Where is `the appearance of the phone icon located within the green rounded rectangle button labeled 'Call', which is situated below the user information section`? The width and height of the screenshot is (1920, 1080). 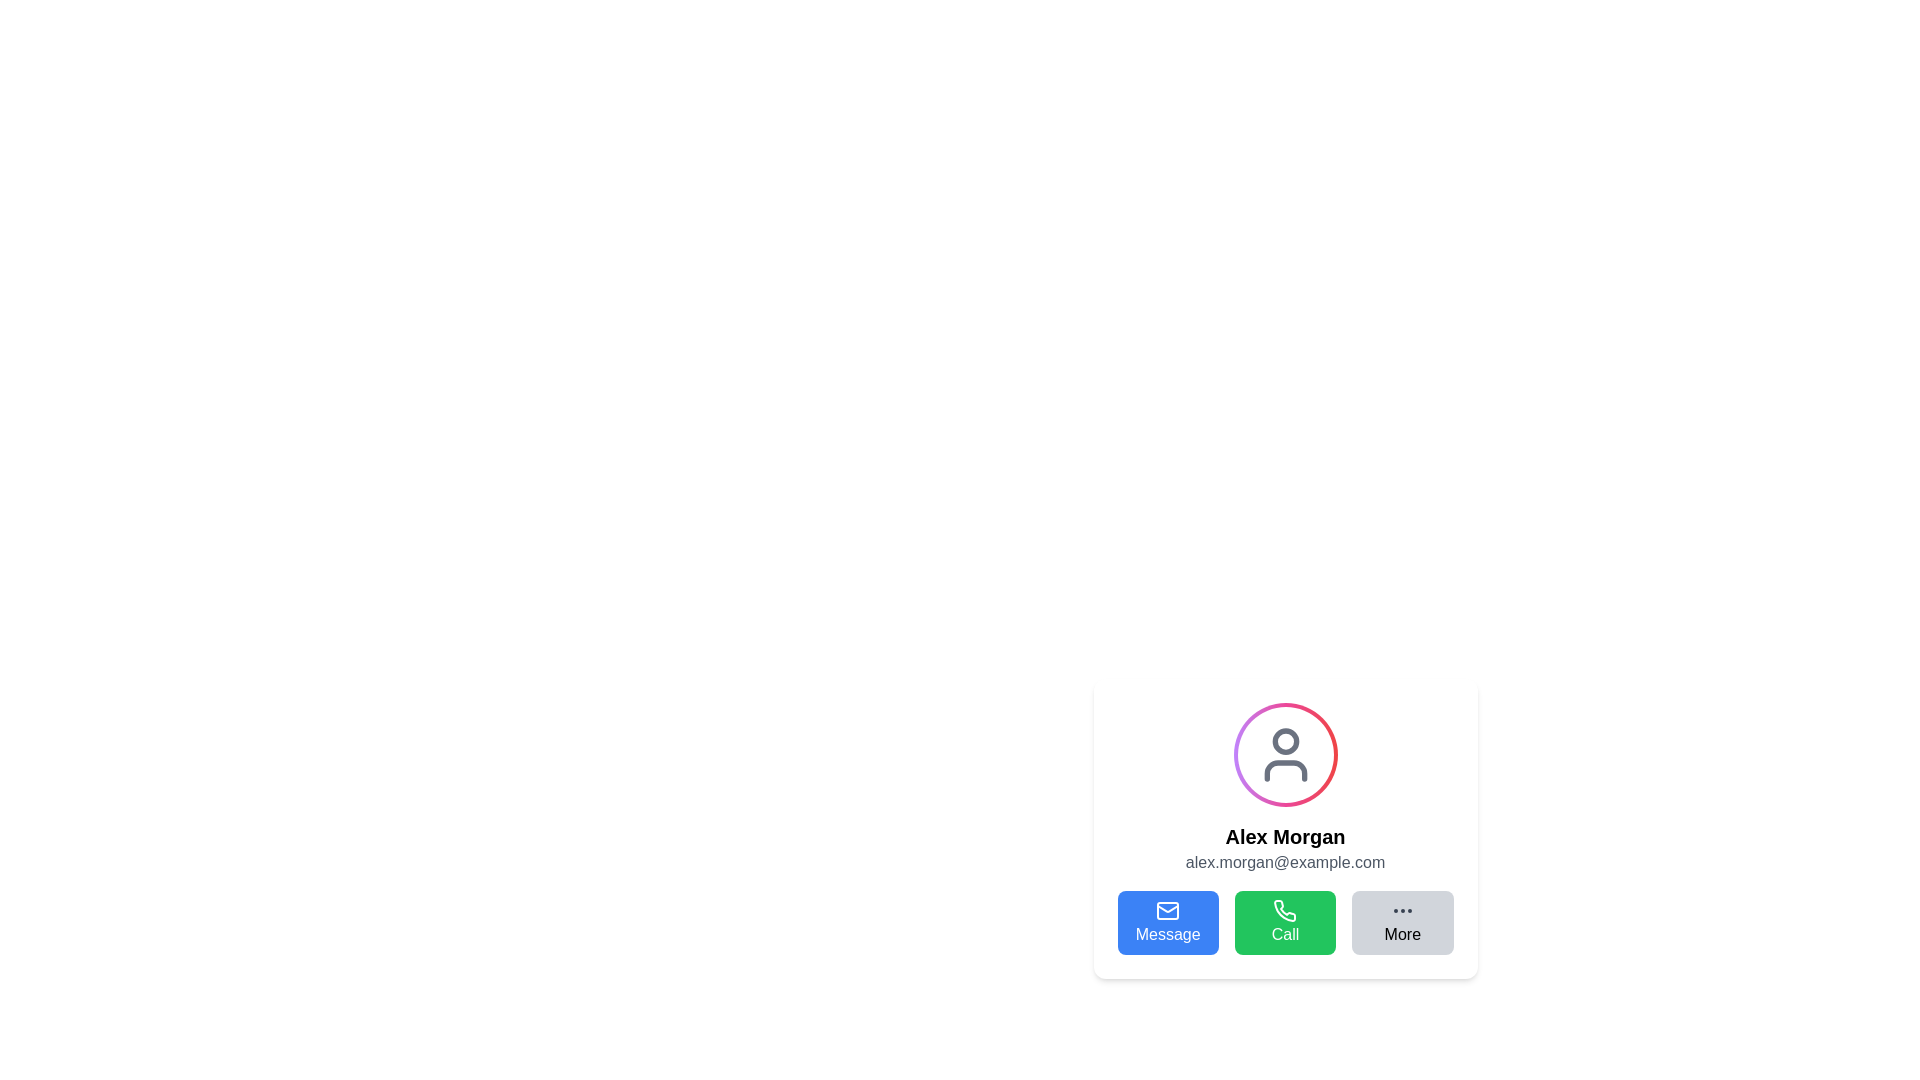
the appearance of the phone icon located within the green rounded rectangle button labeled 'Call', which is situated below the user information section is located at coordinates (1285, 910).